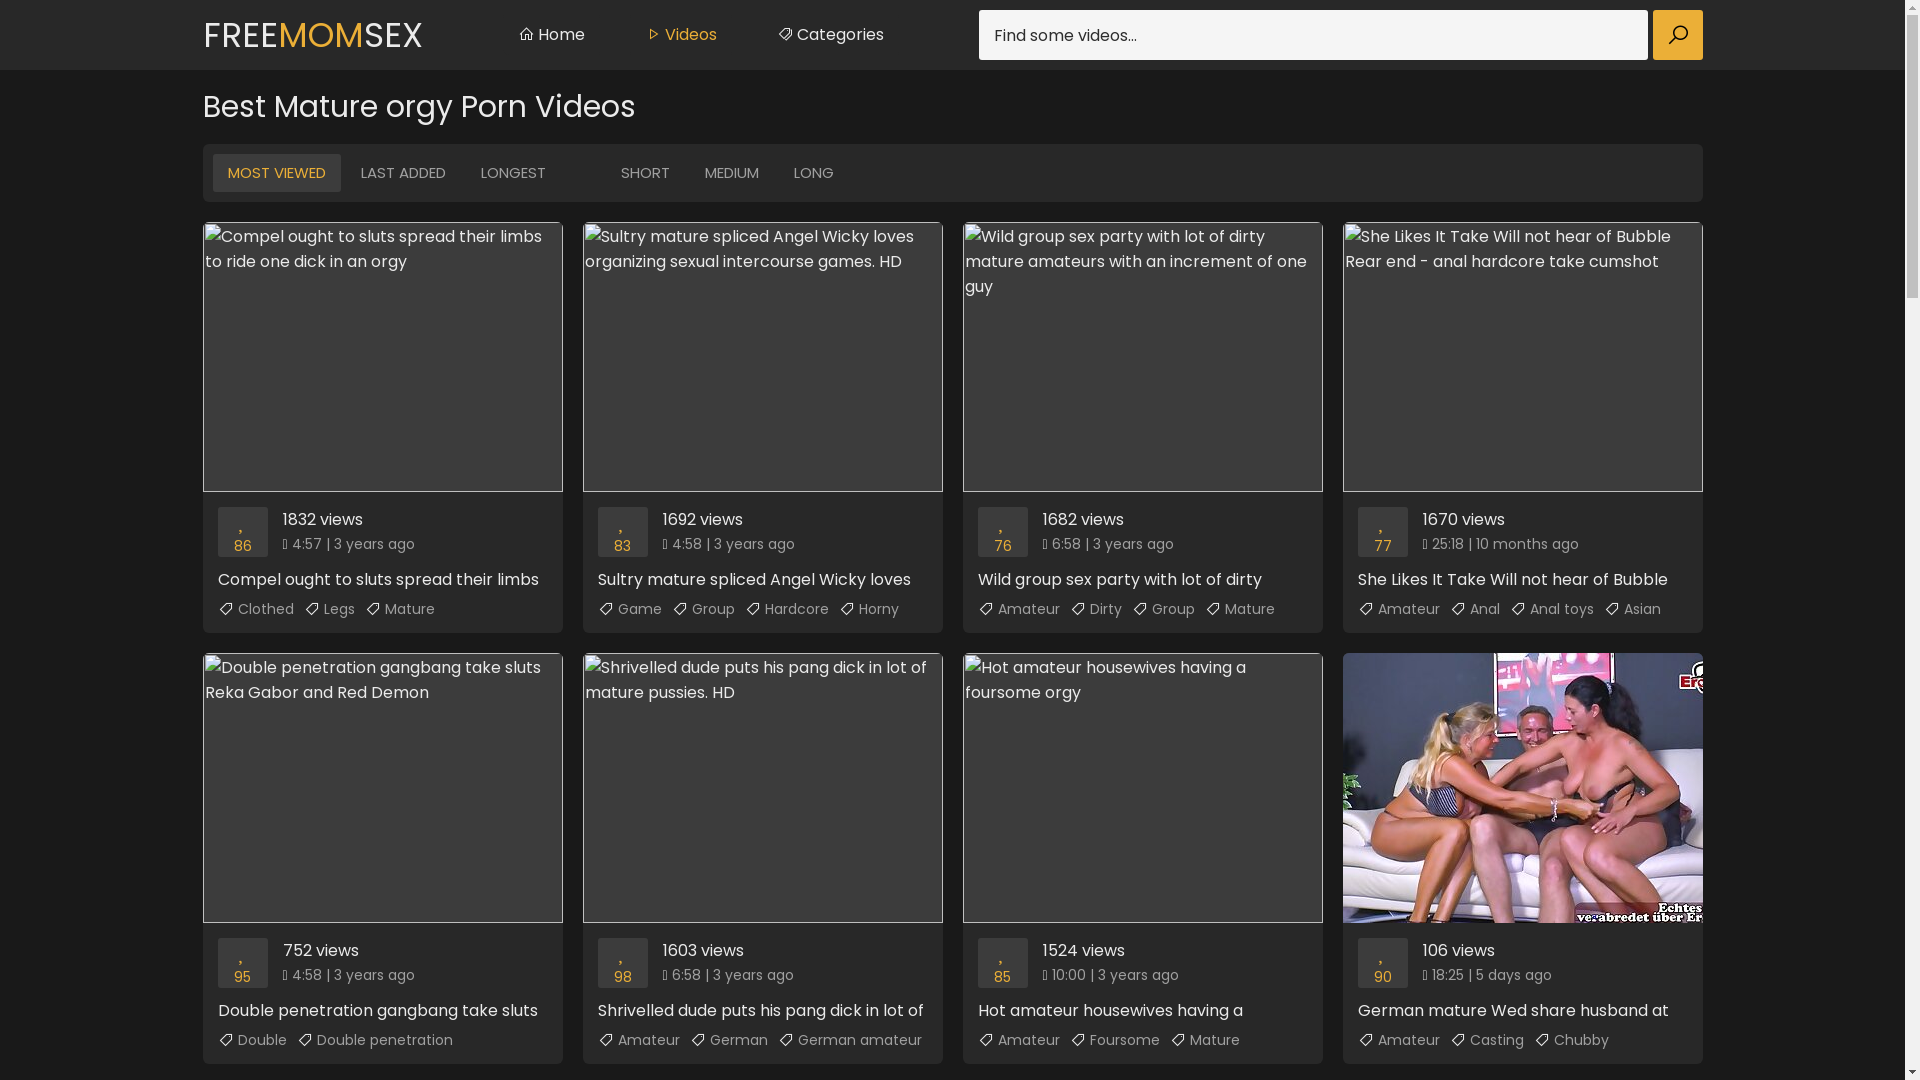  I want to click on 'LAST ADDED', so click(402, 172).